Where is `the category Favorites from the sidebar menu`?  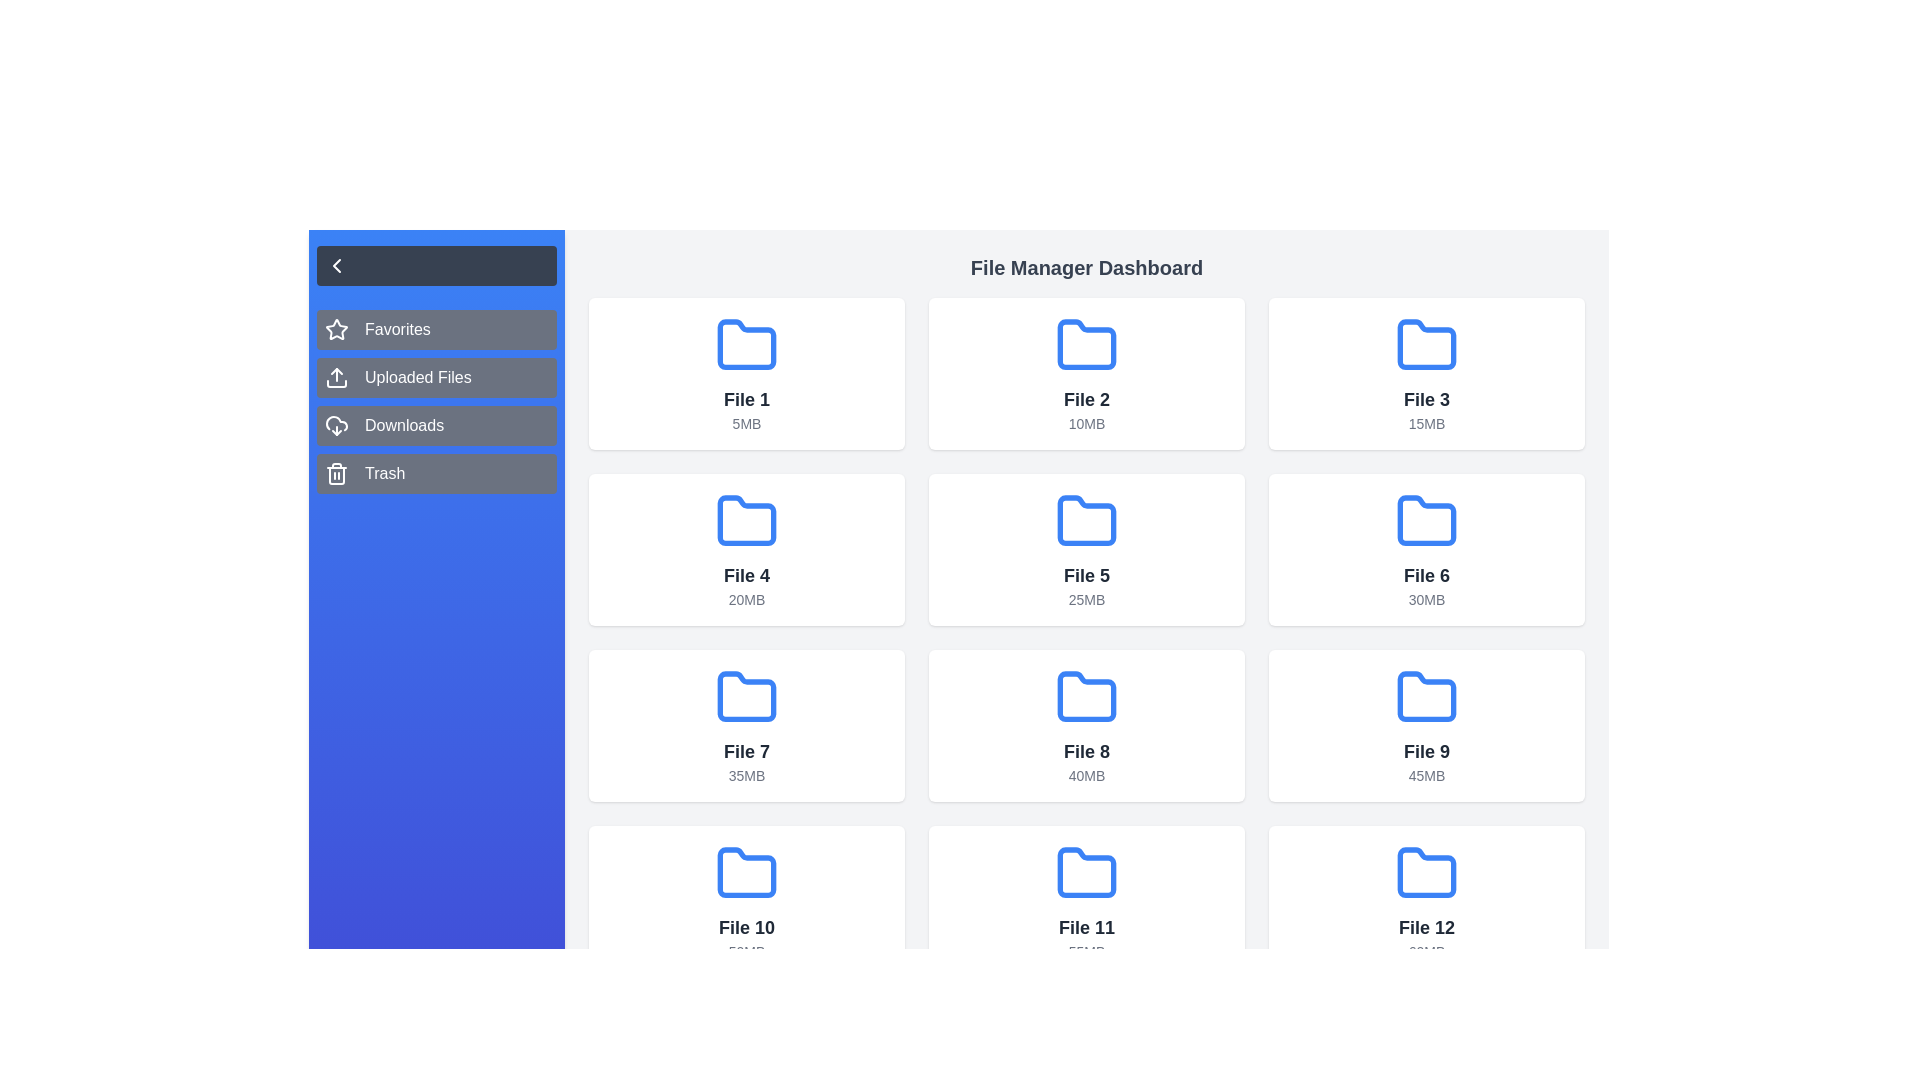 the category Favorites from the sidebar menu is located at coordinates (435, 329).